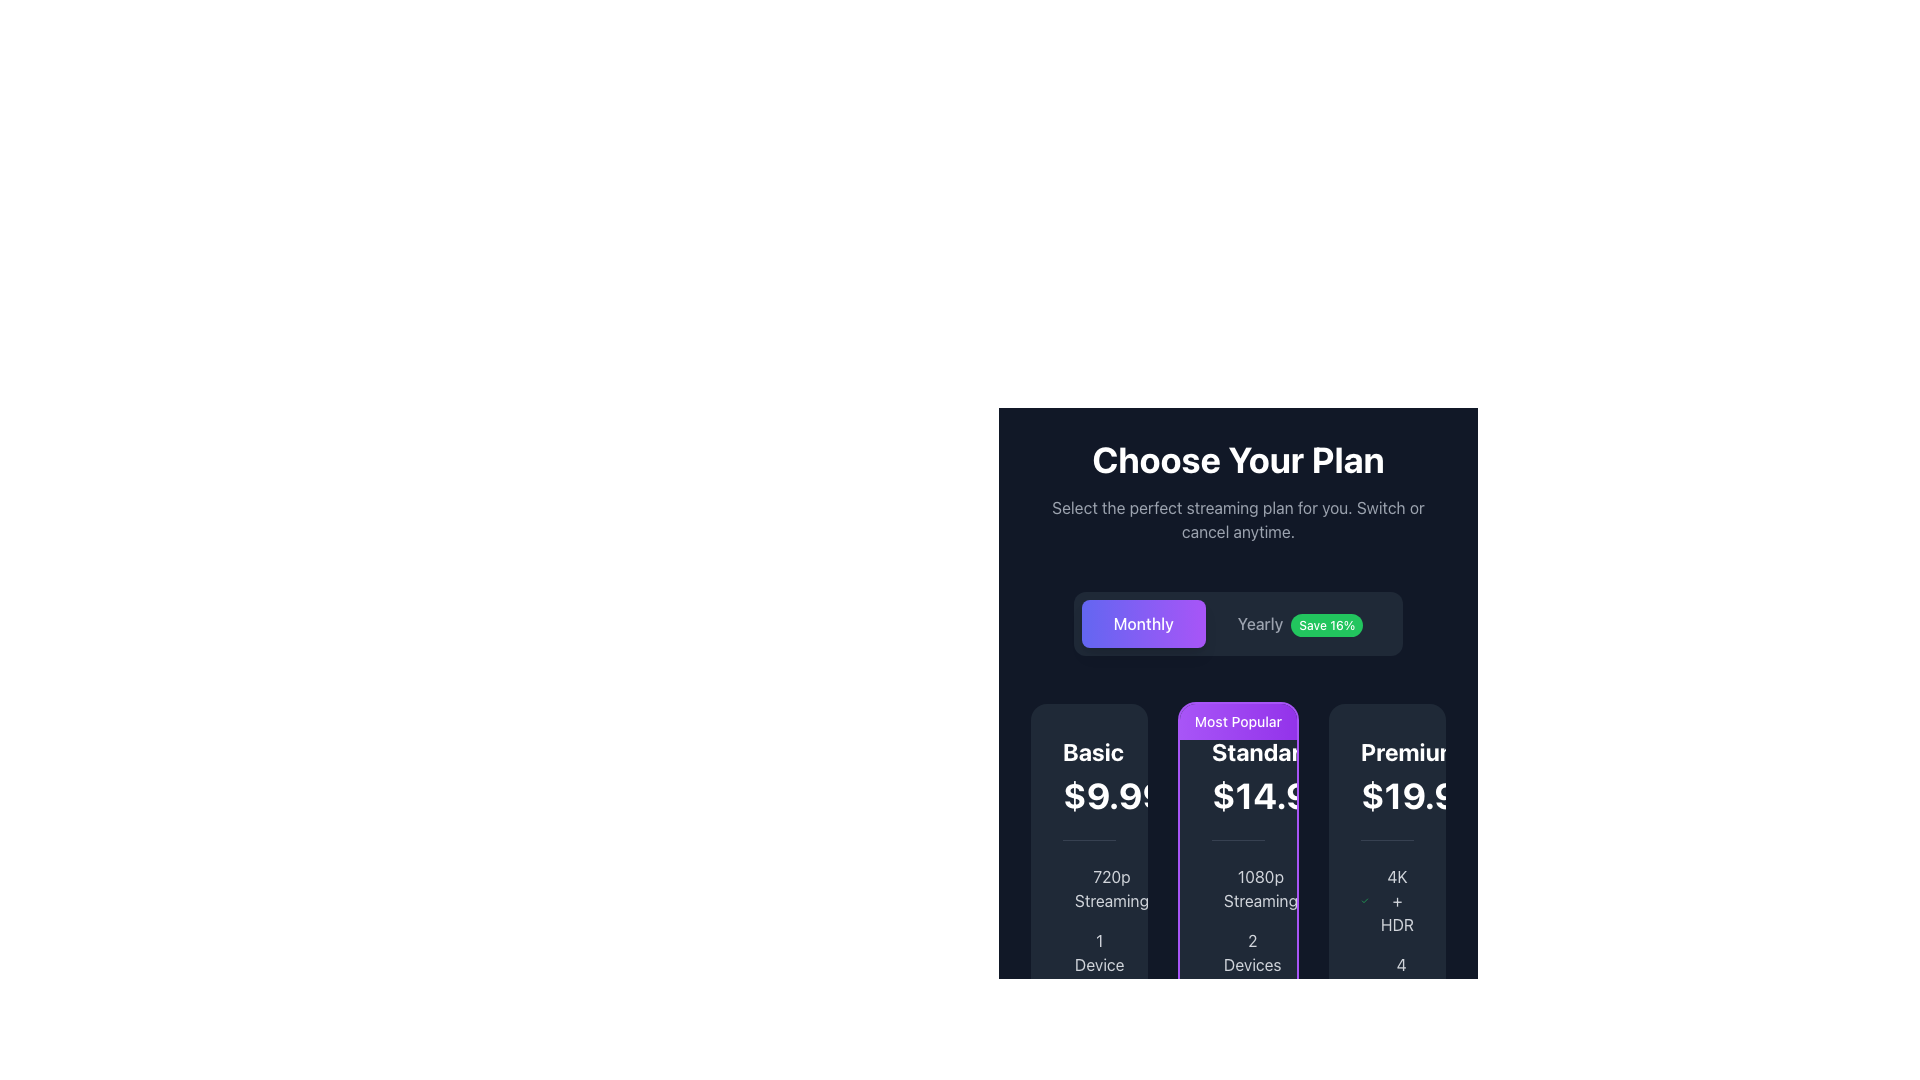 Image resolution: width=1920 pixels, height=1080 pixels. What do you see at coordinates (1237, 951) in the screenshot?
I see `text label that describes the feature of the 'Standard' plan, which indicates the user can use the service on two devices simultaneously, located under the '1080p Streaming' label in the pricing plan card` at bounding box center [1237, 951].